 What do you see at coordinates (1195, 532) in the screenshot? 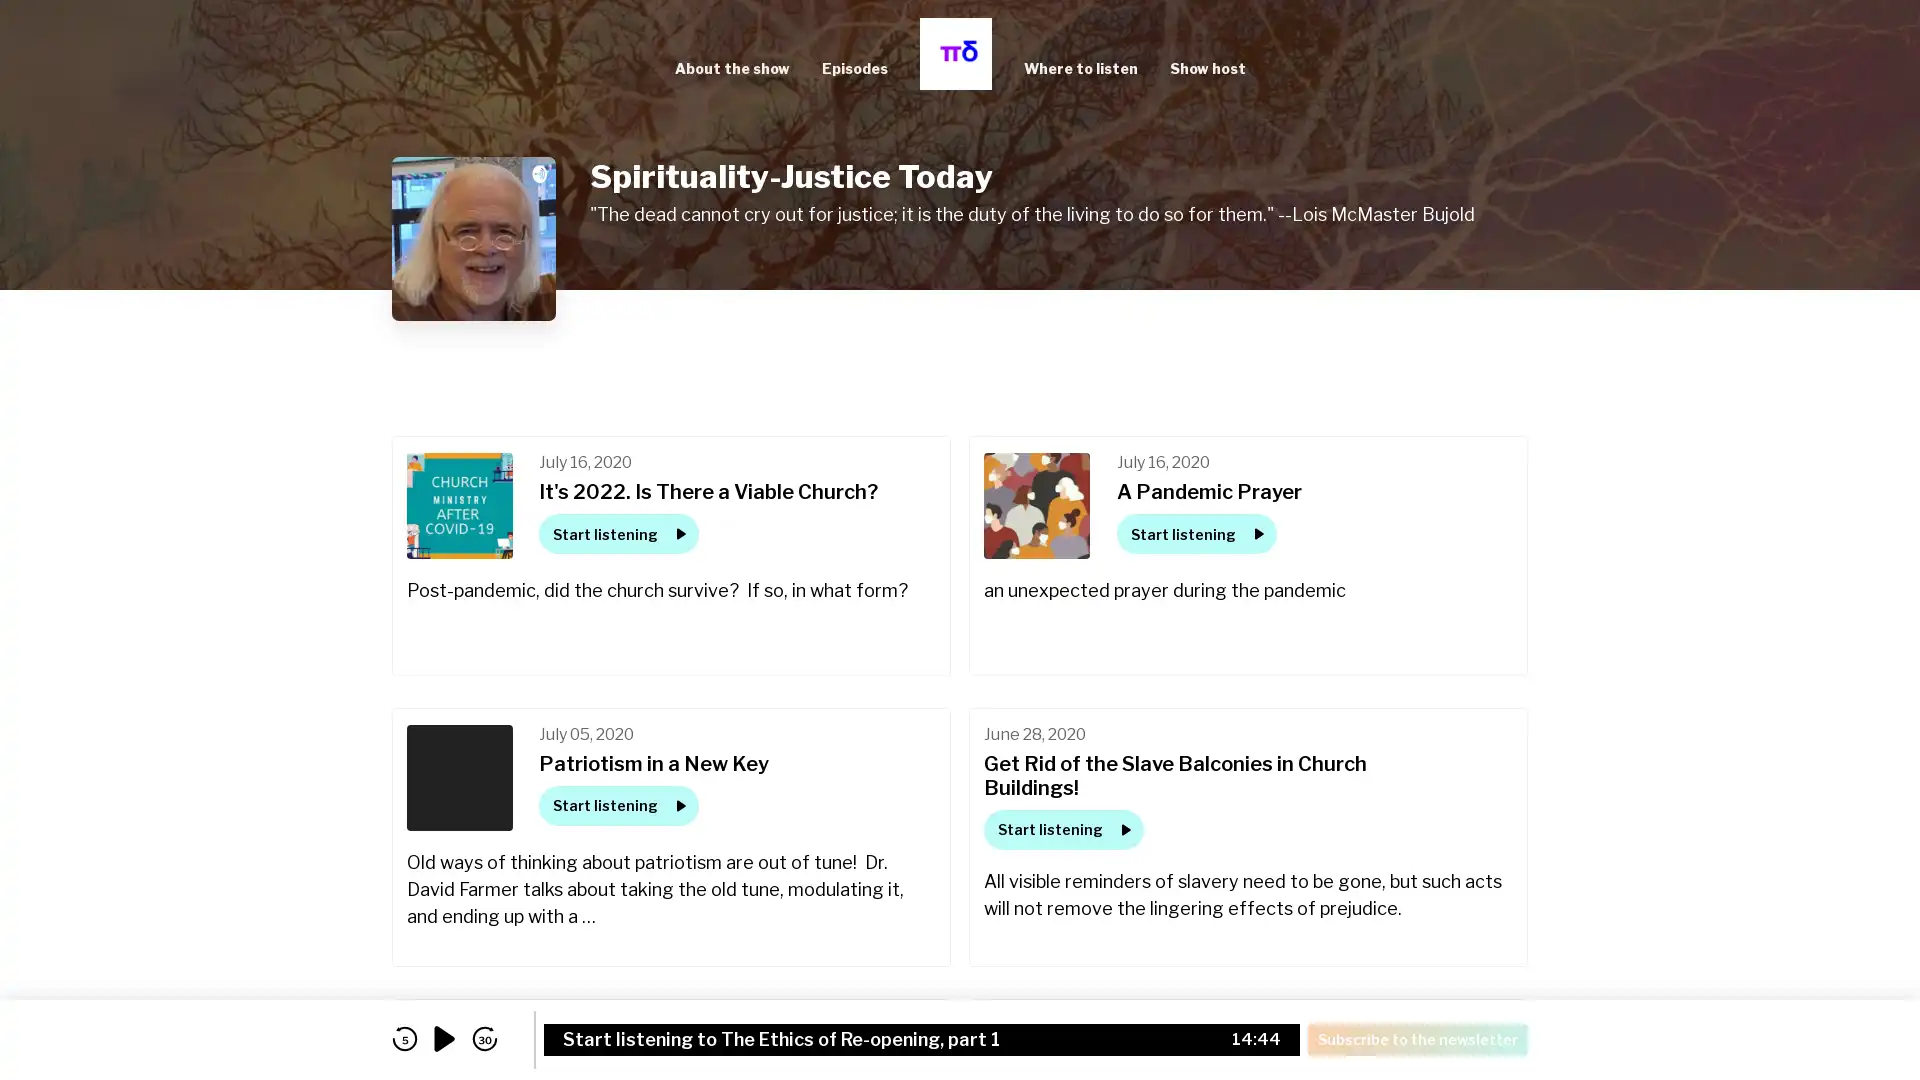
I see `Start listening` at bounding box center [1195, 532].